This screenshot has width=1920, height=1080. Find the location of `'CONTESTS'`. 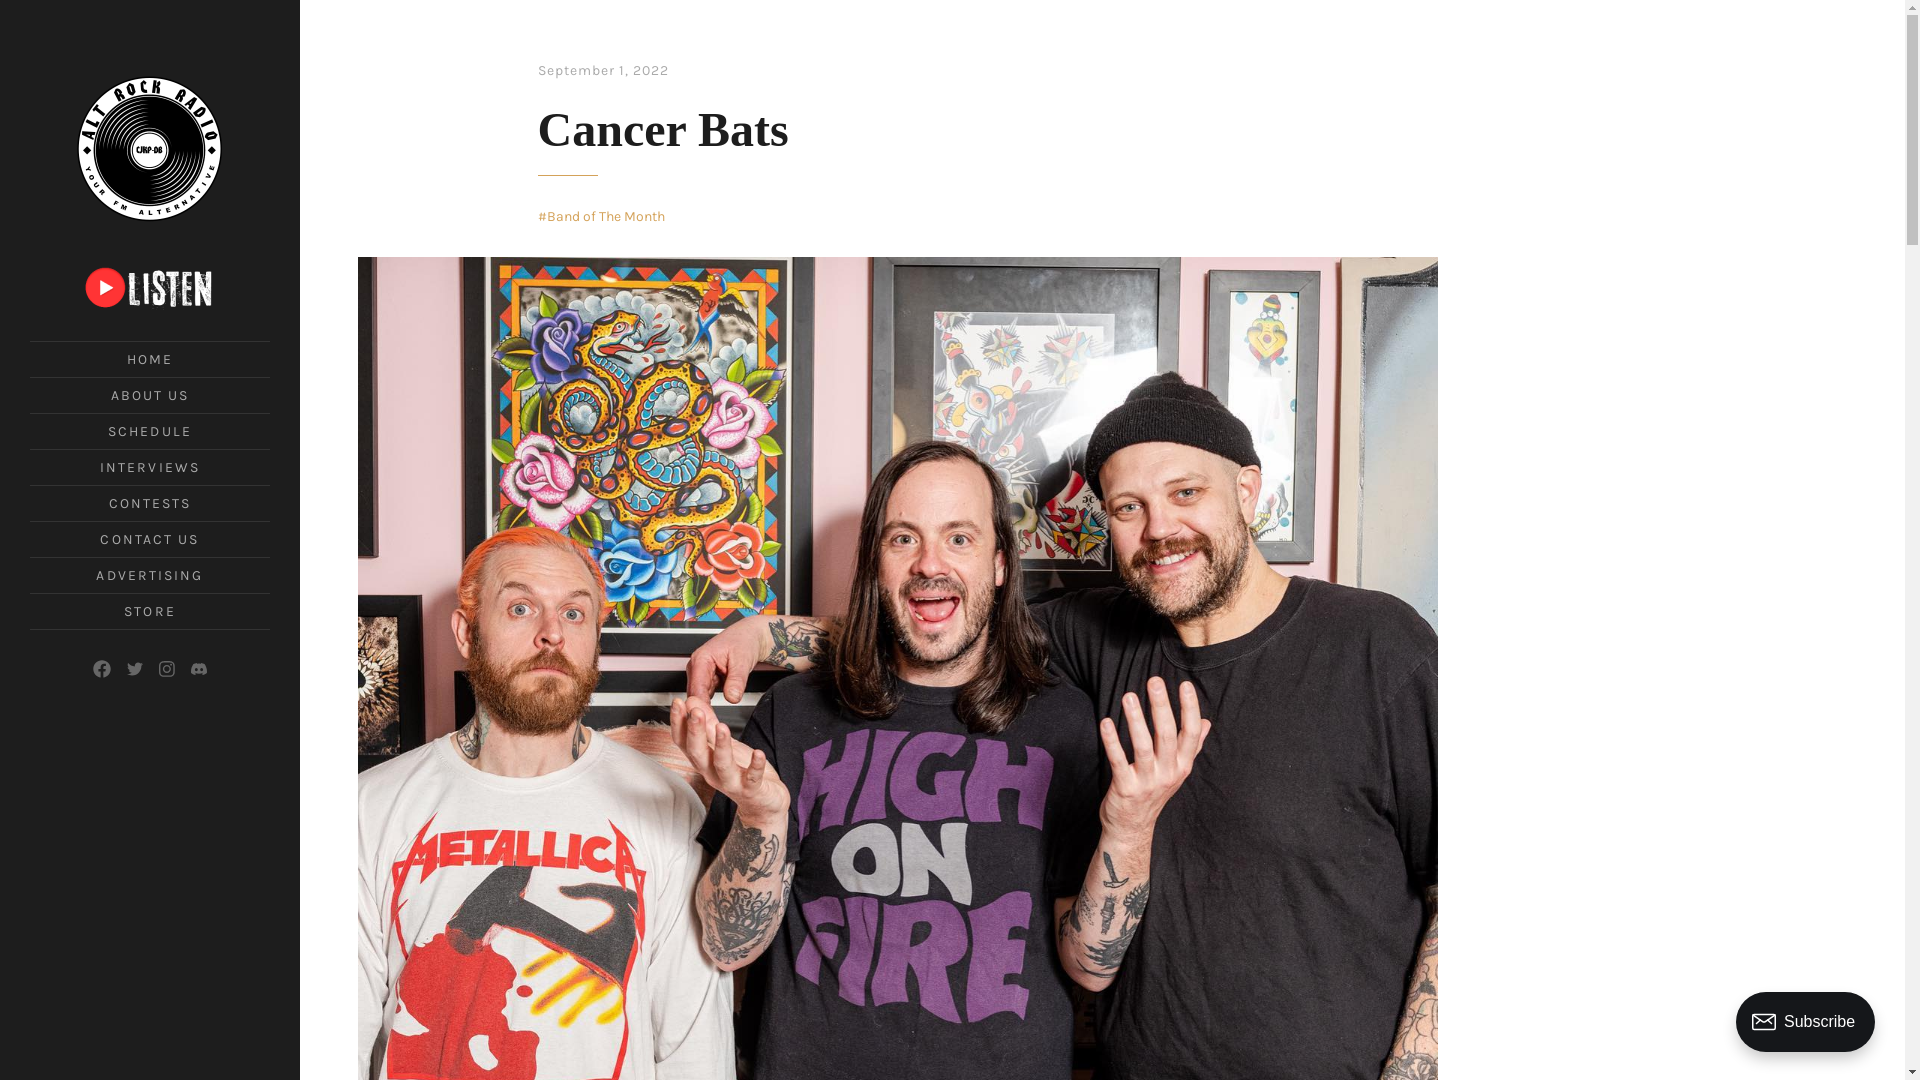

'CONTESTS' is located at coordinates (149, 502).